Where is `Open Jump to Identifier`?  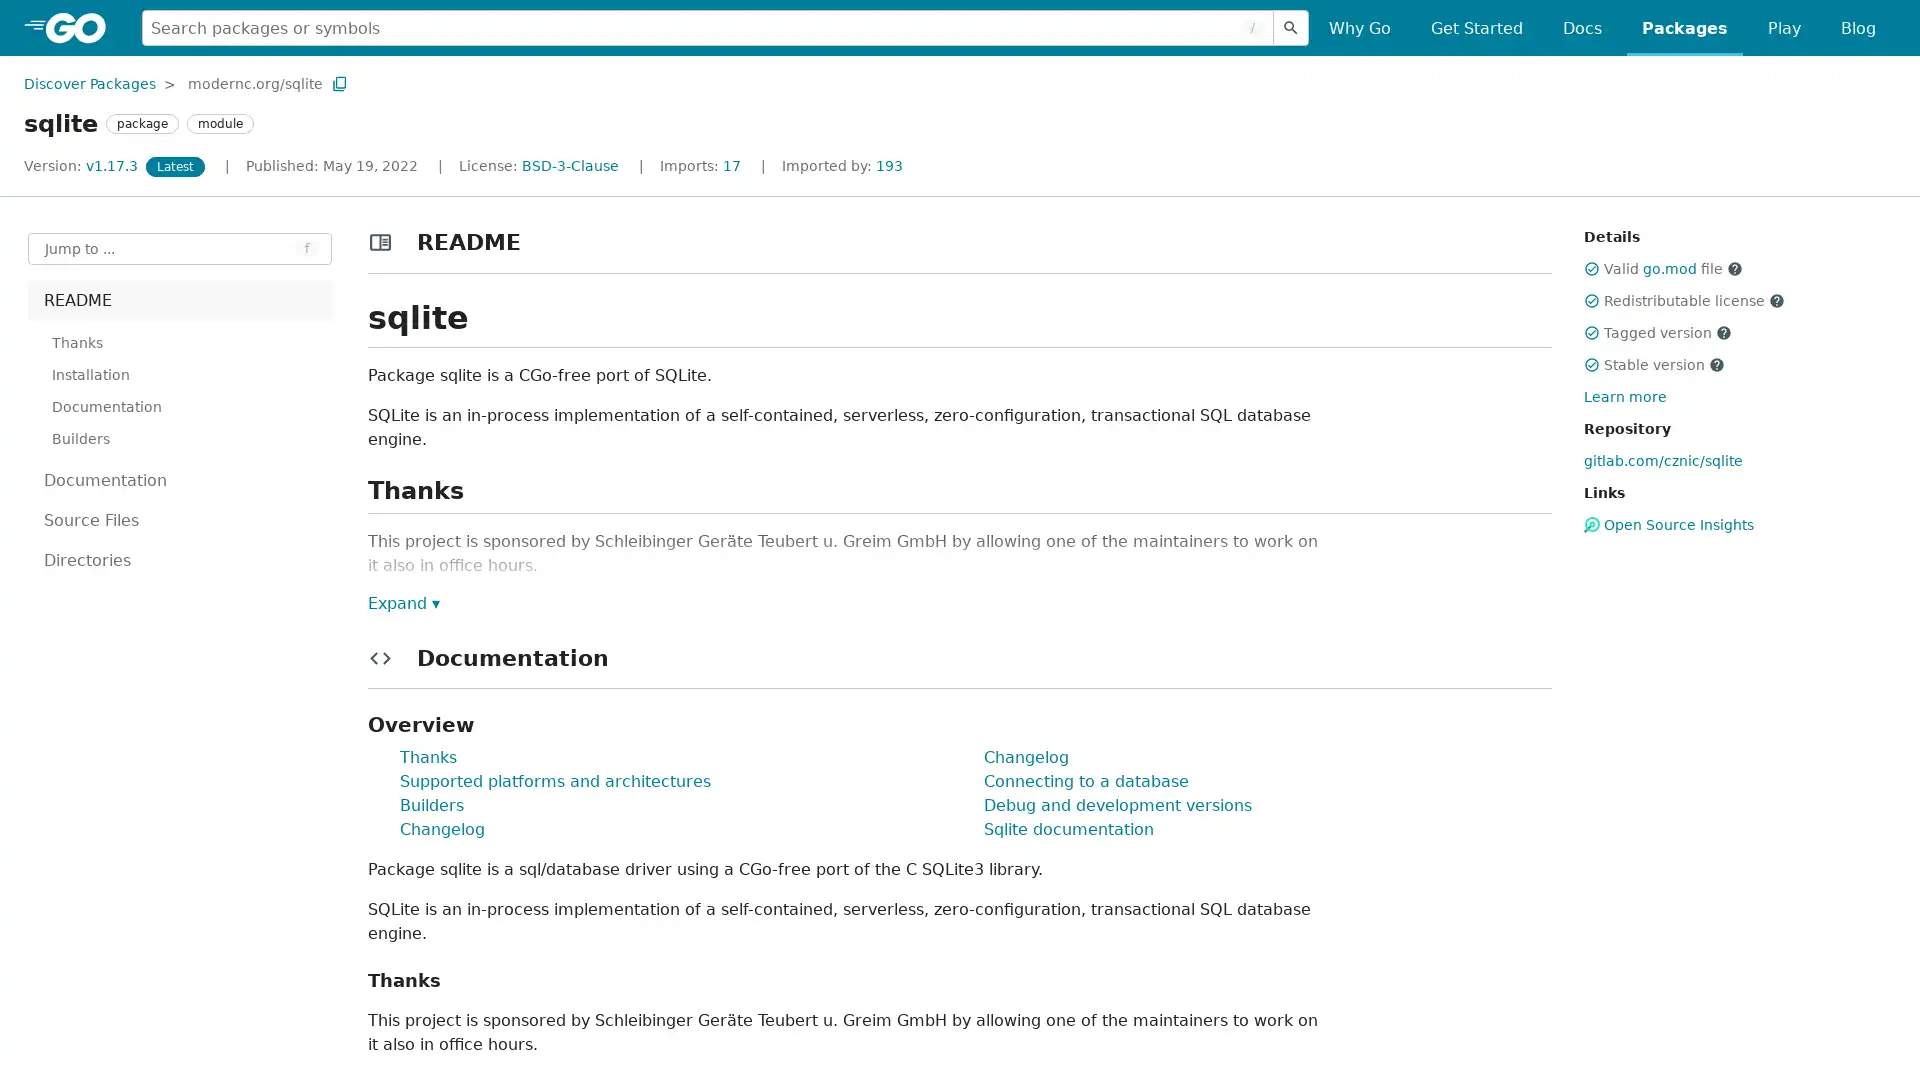
Open Jump to Identifier is located at coordinates (180, 248).